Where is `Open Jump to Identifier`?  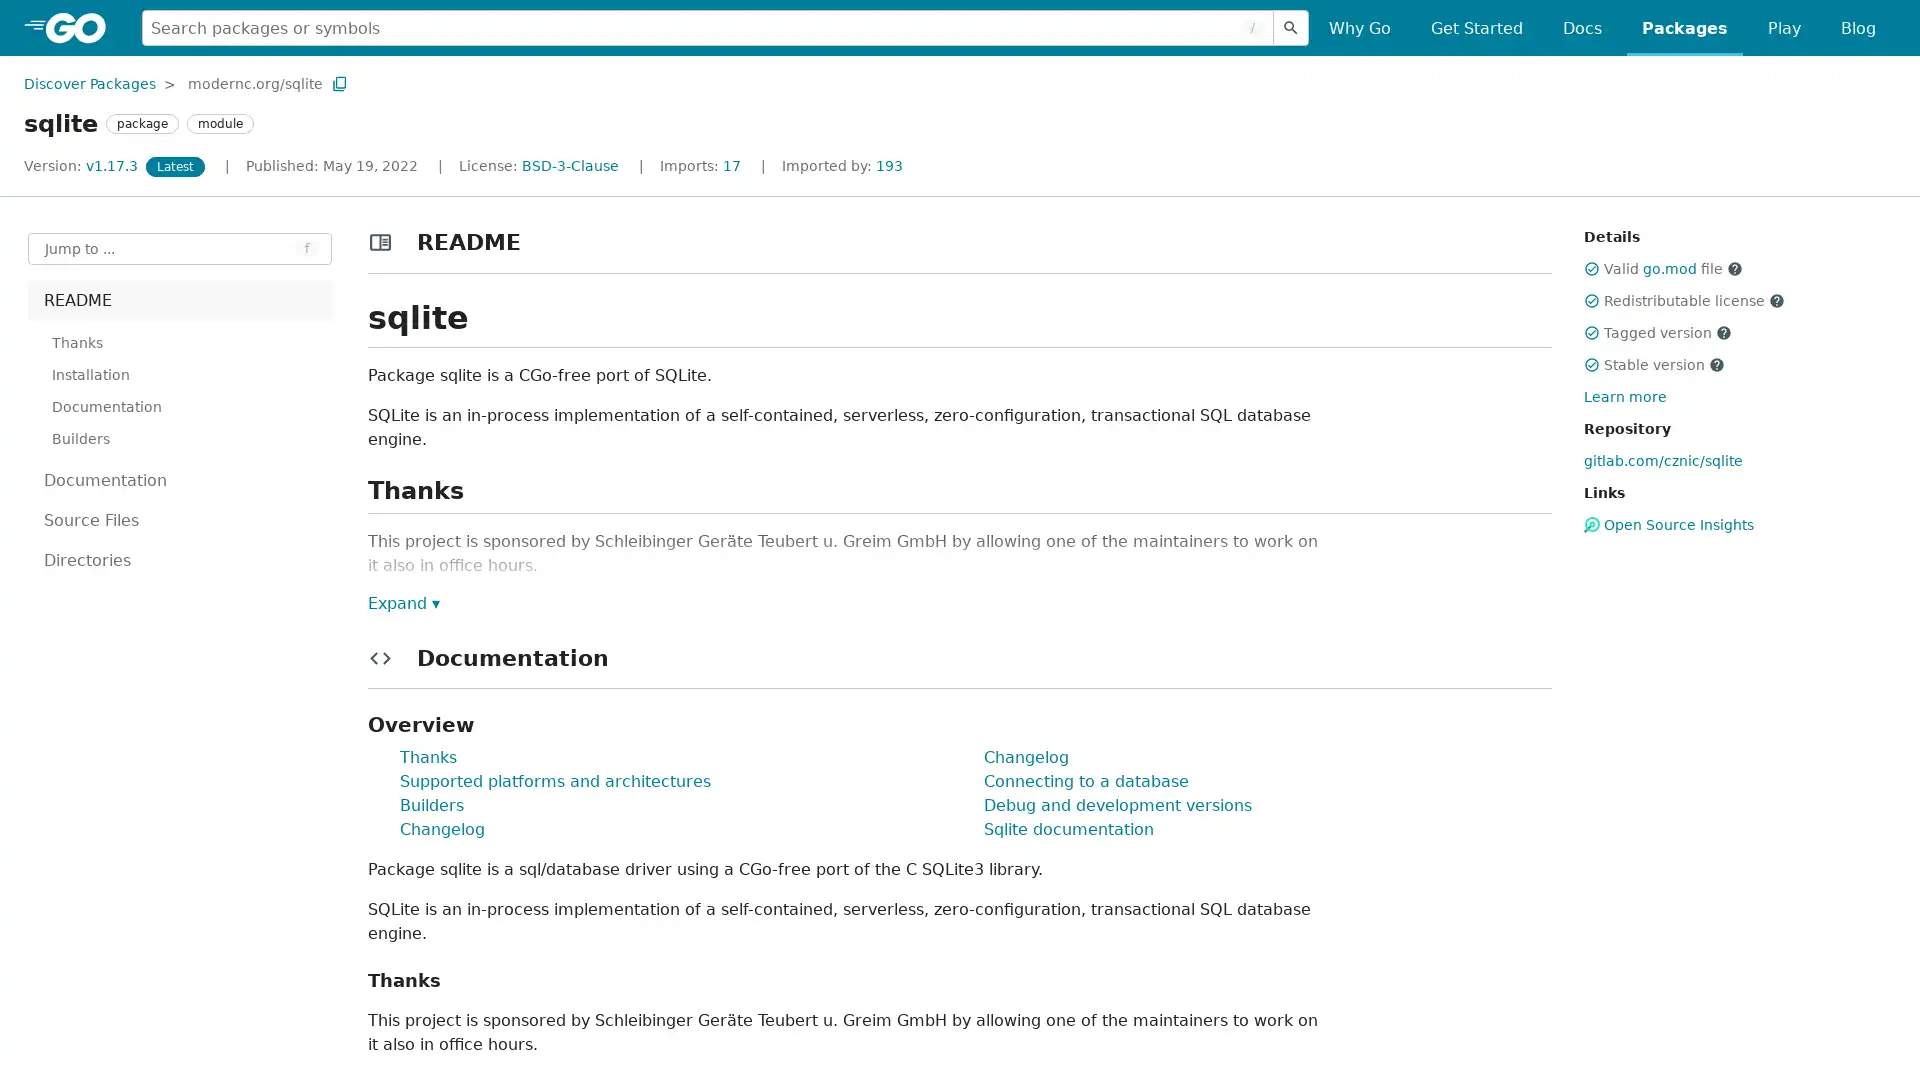
Open Jump to Identifier is located at coordinates (180, 248).